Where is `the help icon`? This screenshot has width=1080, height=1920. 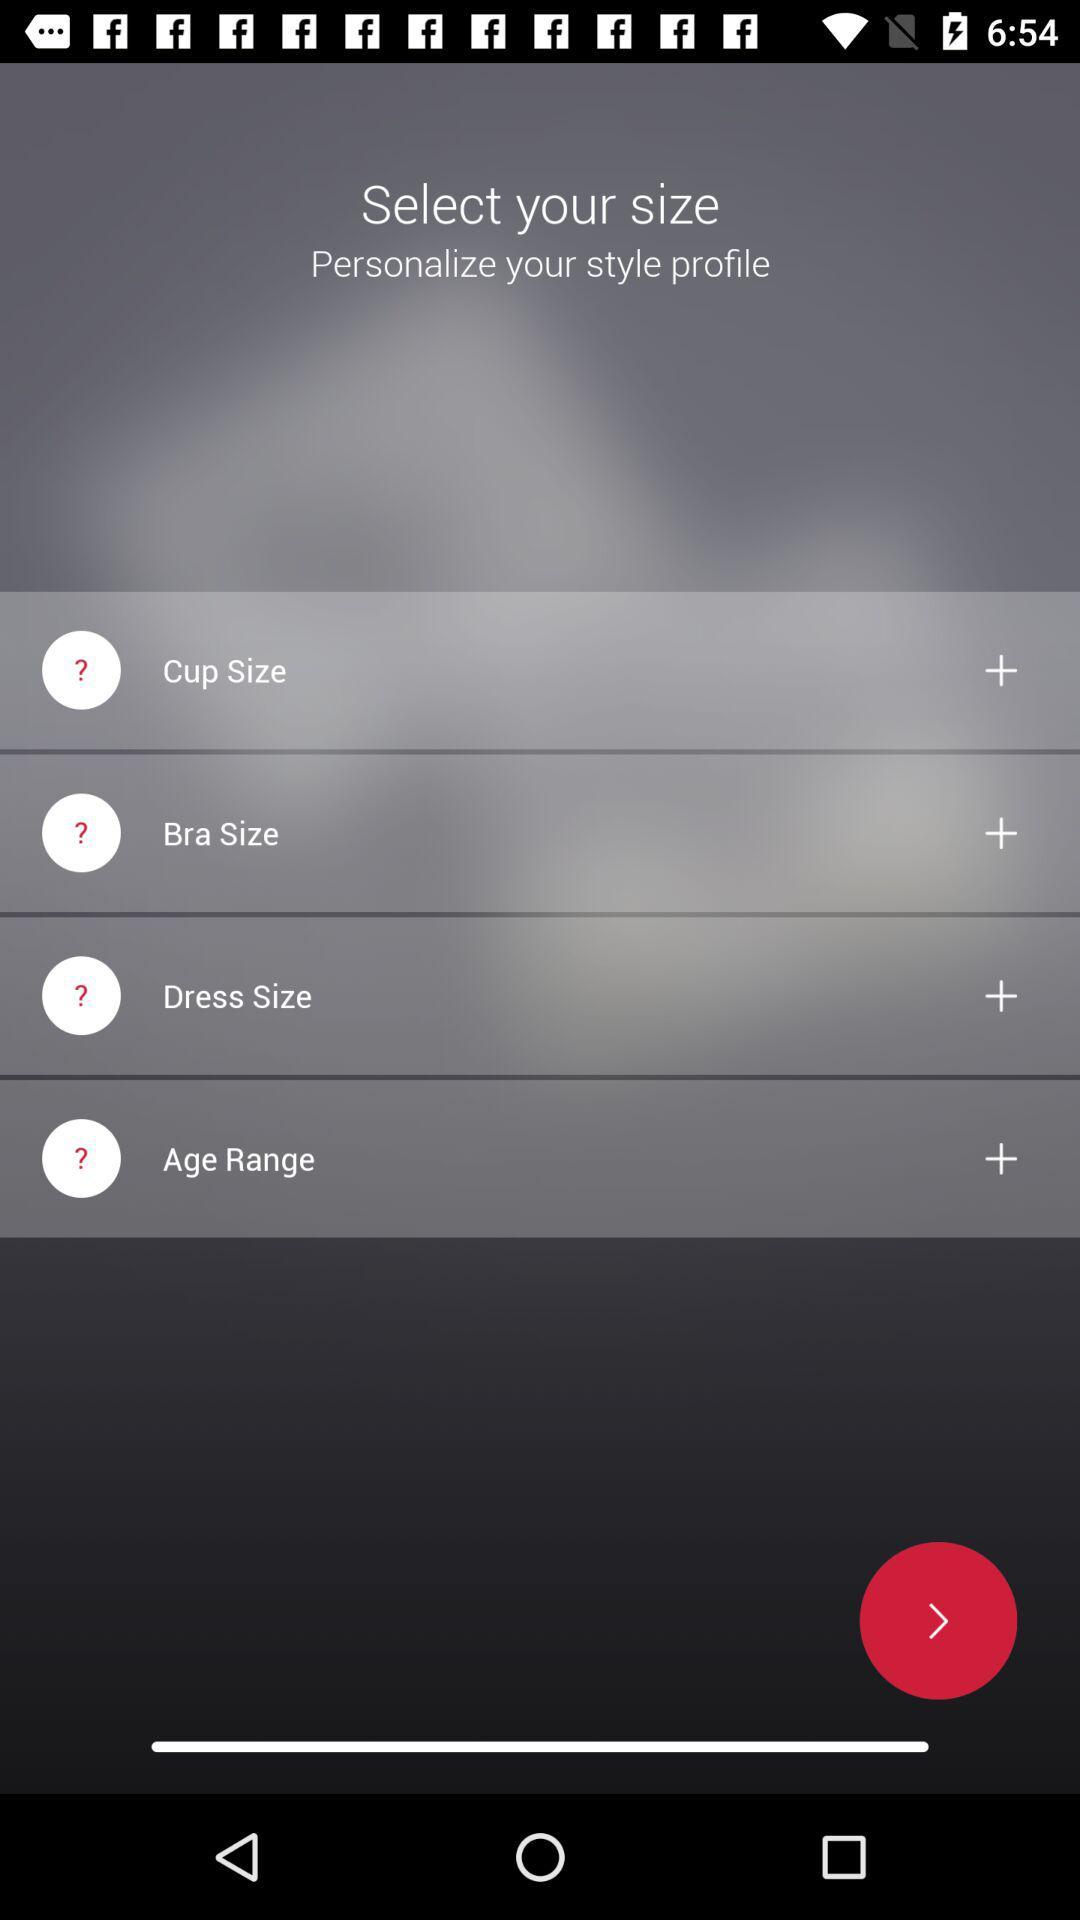
the help icon is located at coordinates (80, 995).